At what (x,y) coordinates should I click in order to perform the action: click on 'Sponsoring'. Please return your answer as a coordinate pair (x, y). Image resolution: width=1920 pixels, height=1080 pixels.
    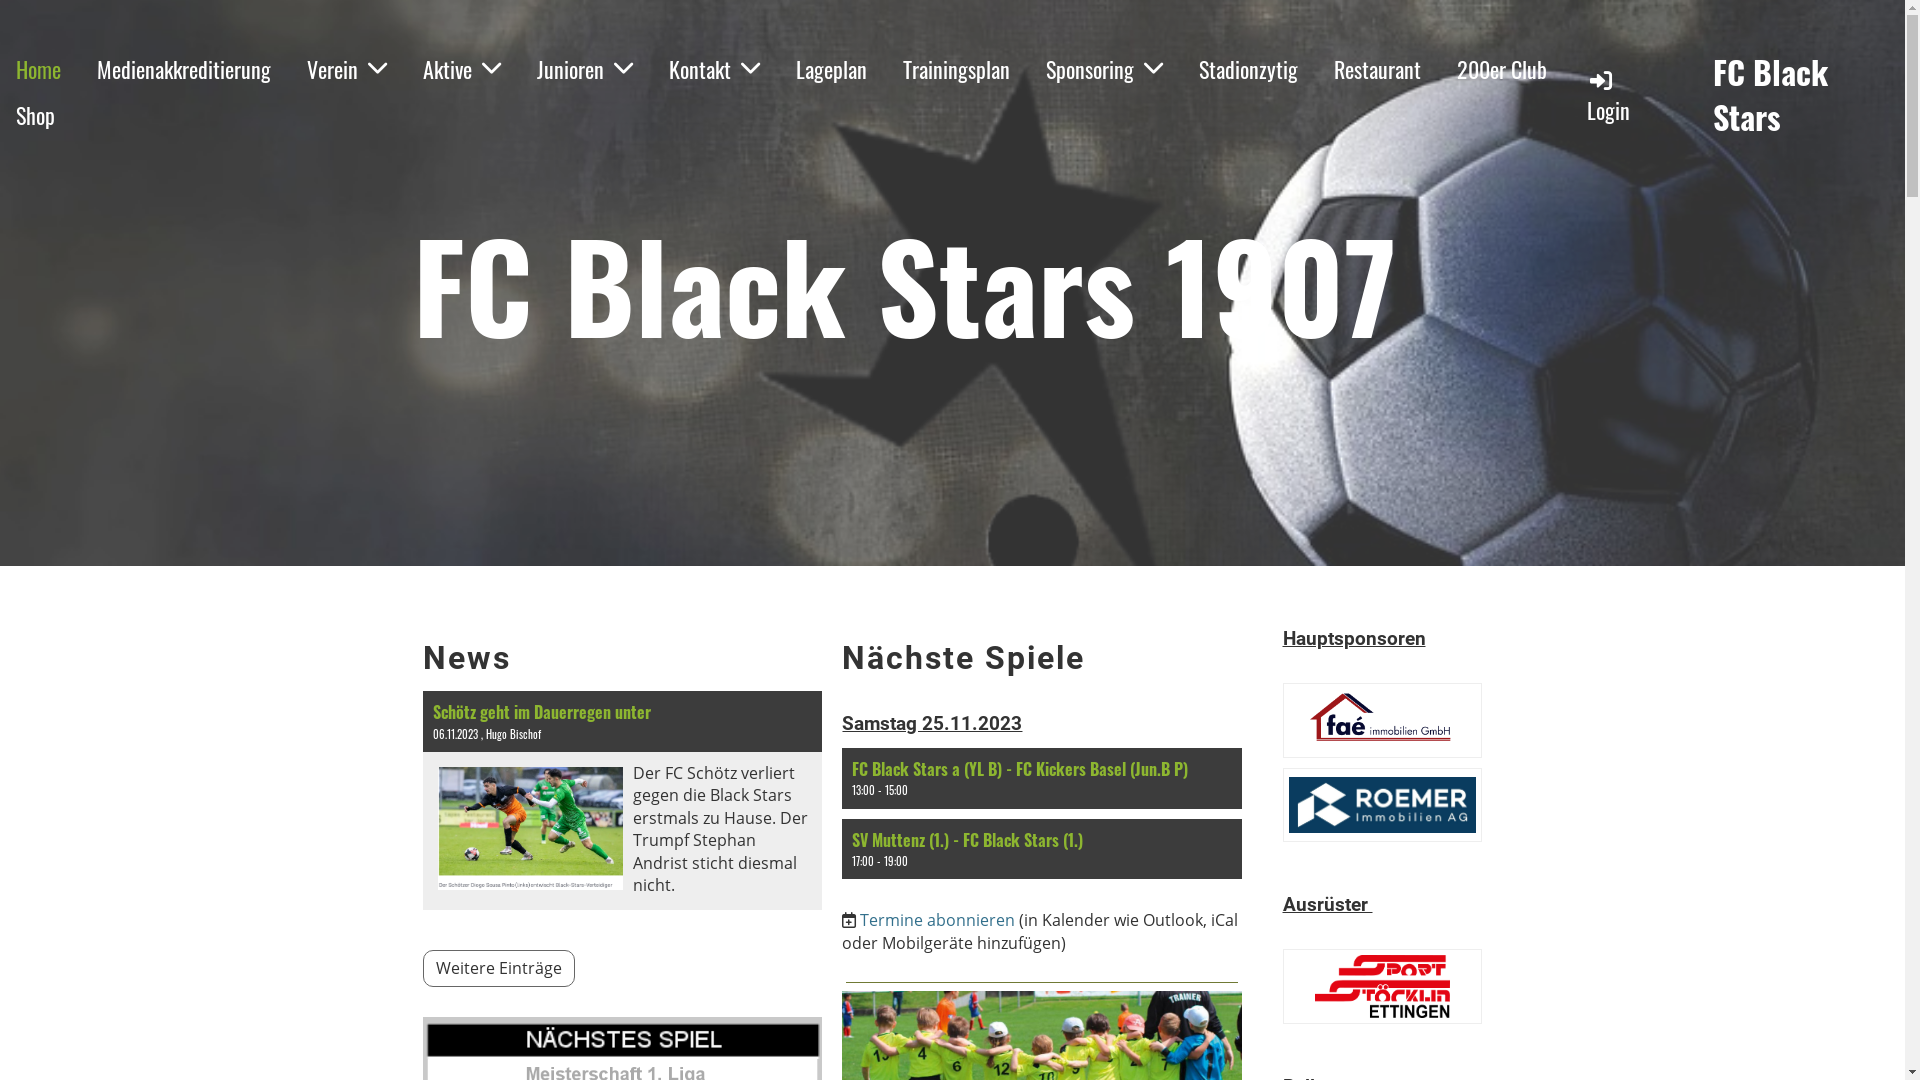
    Looking at the image, I should click on (1030, 68).